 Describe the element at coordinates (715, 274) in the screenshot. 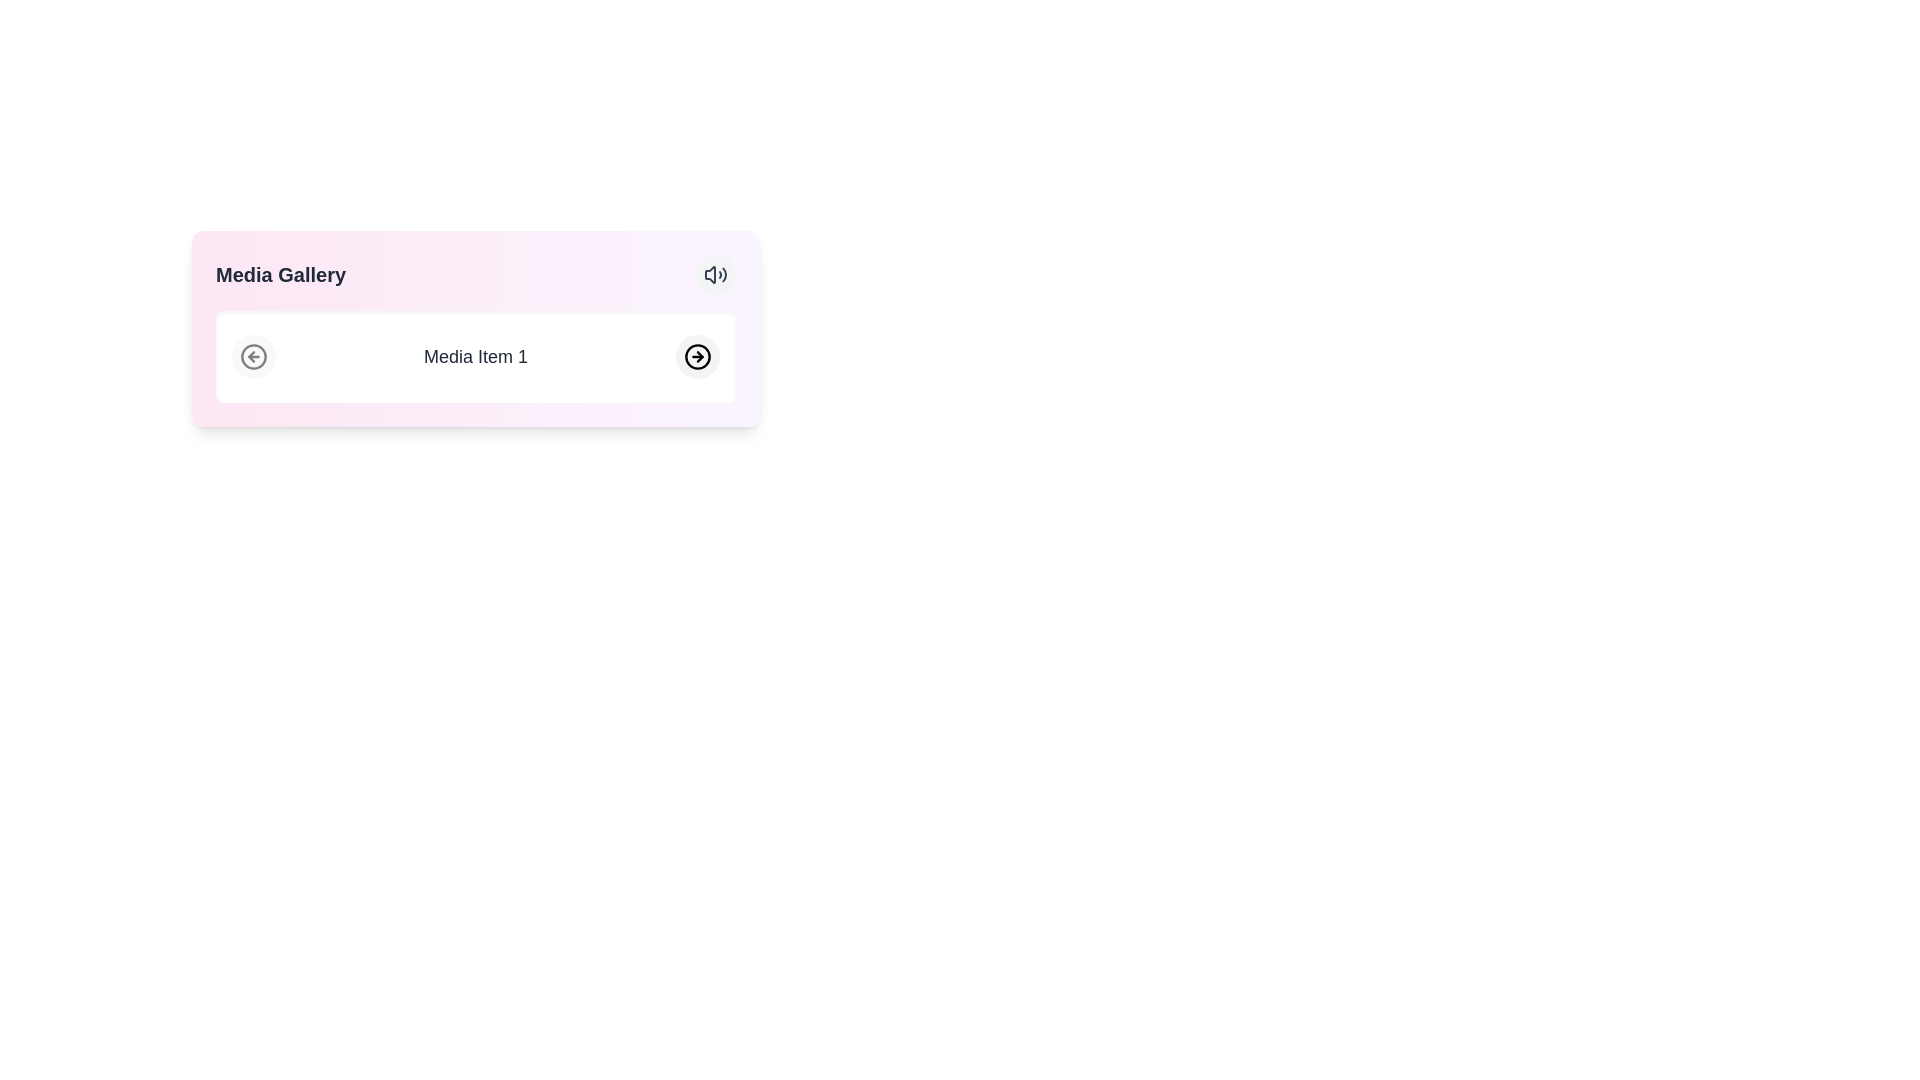

I see `the speaker icon button in the top-right corner of the 'Media Gallery' panel` at that location.